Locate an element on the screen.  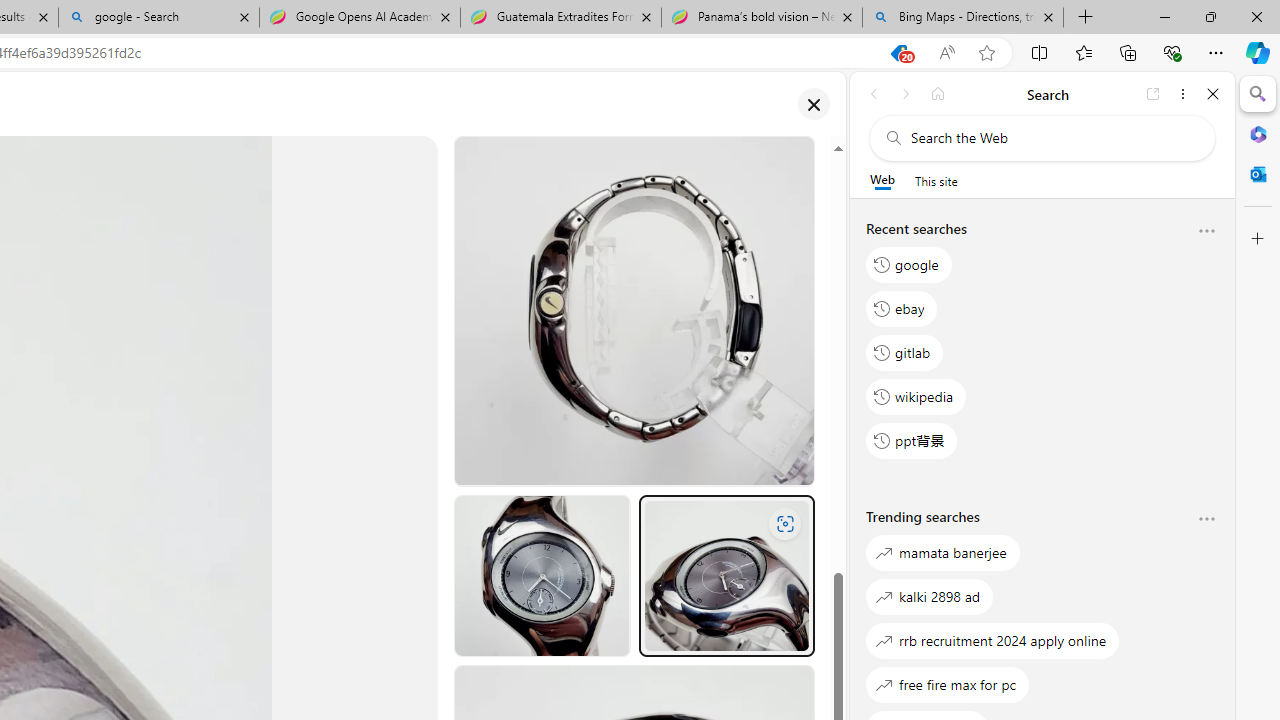
'You have the best price! Shopping in Microsoft Edge, 20' is located at coordinates (897, 52).